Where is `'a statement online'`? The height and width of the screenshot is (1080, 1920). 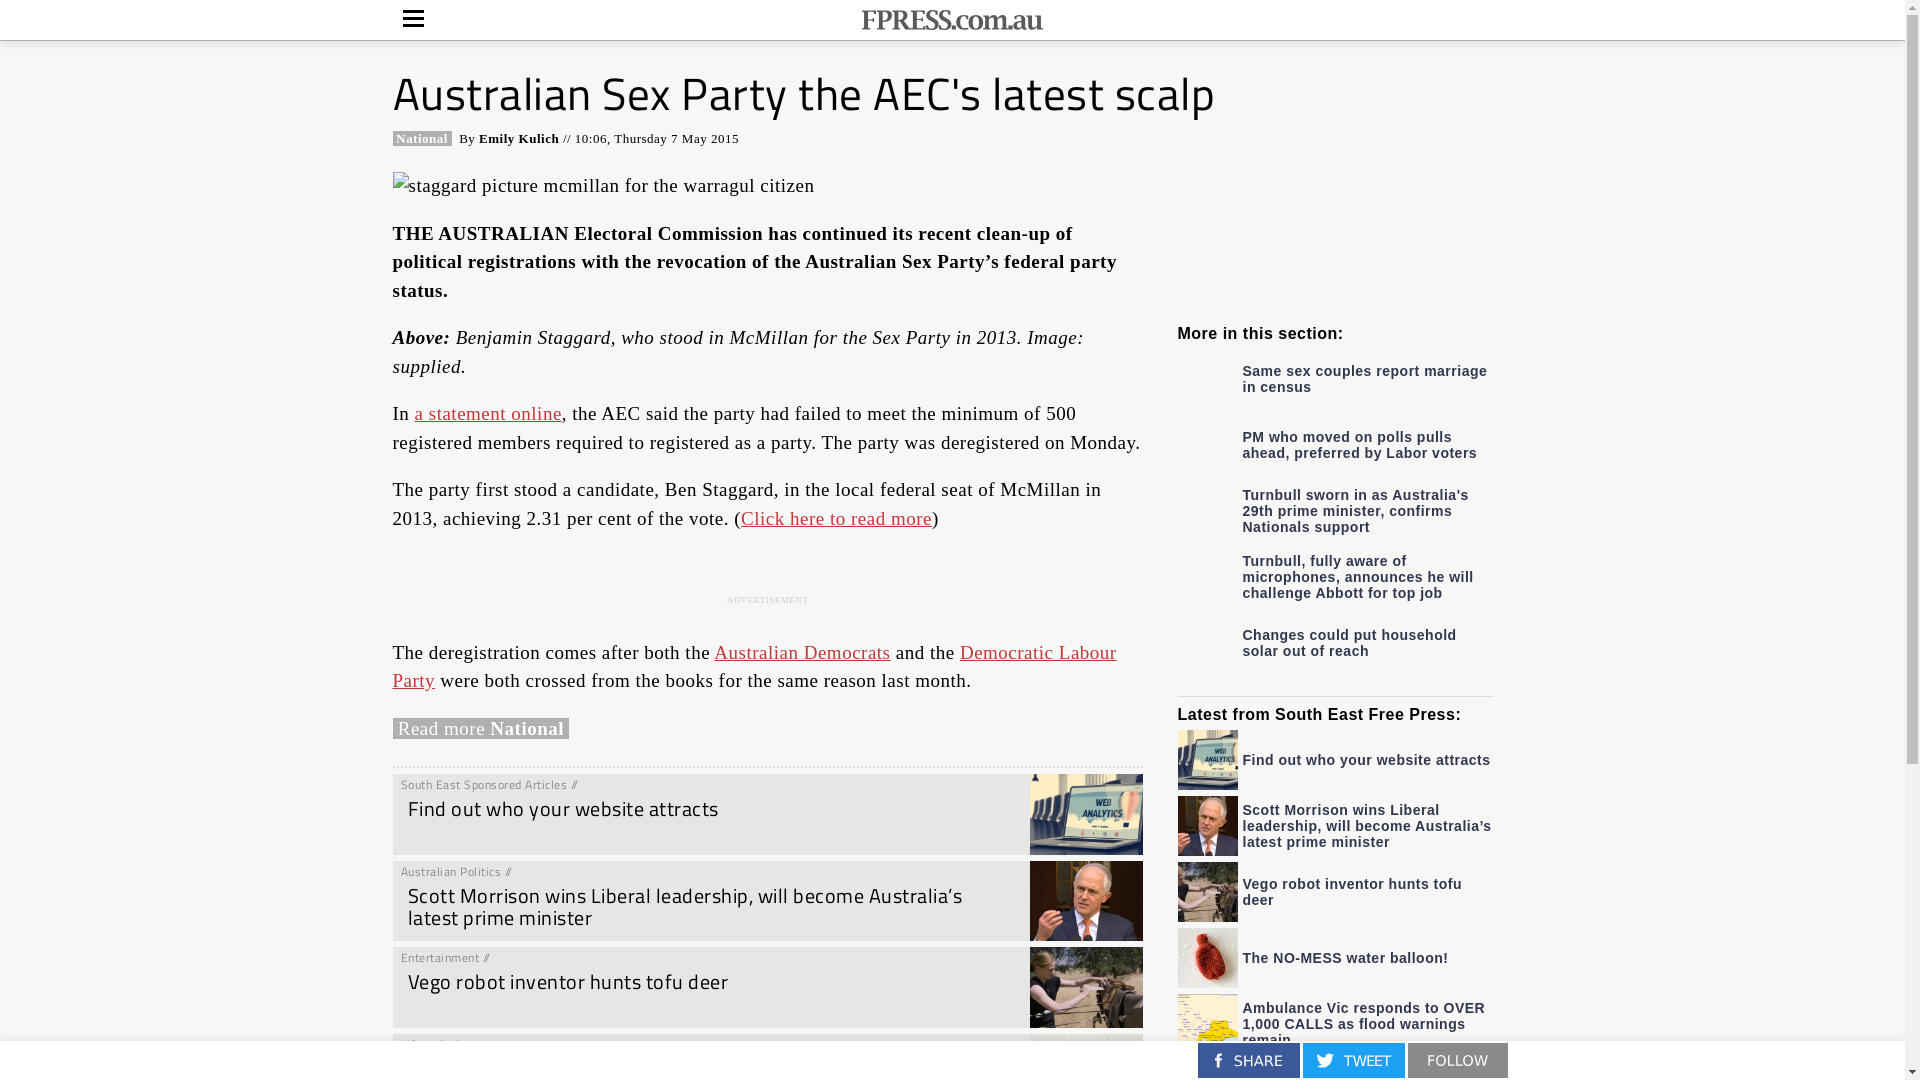
'a statement online' is located at coordinates (413, 412).